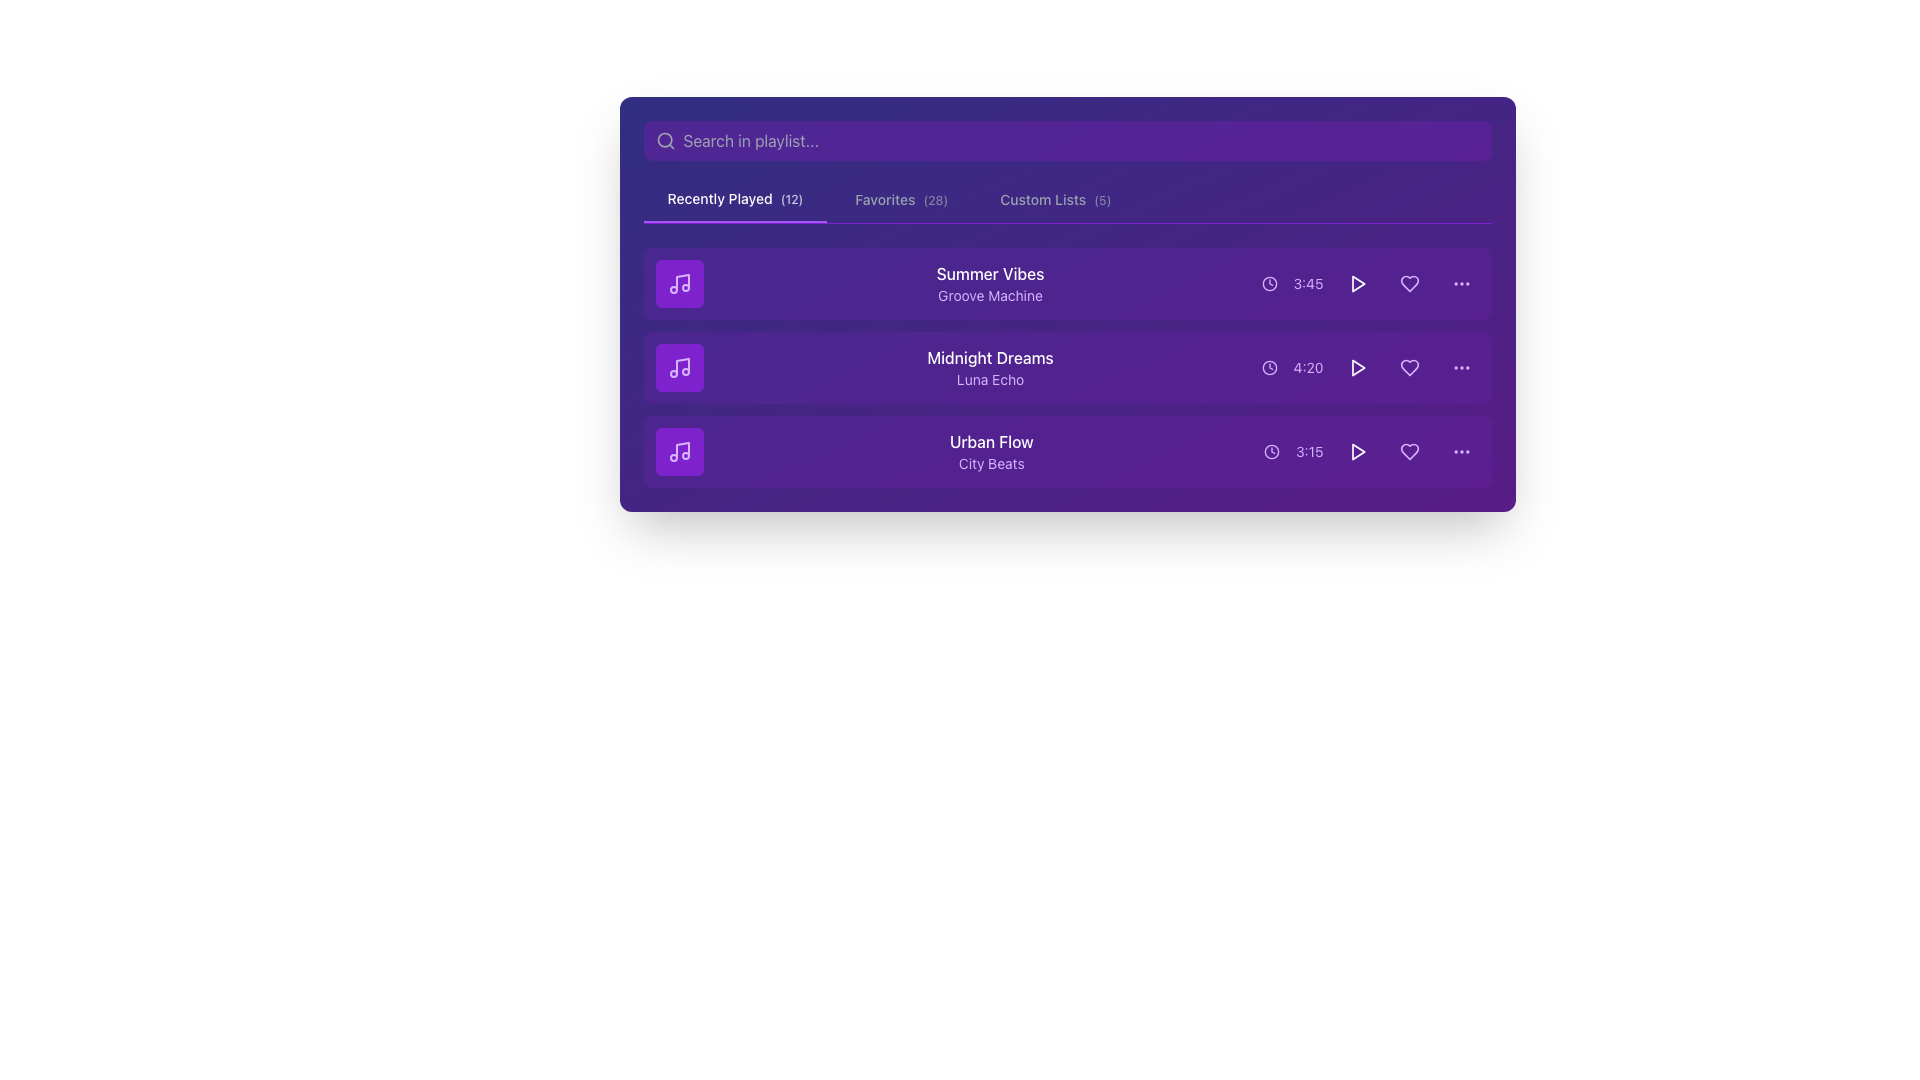 The image size is (1920, 1080). What do you see at coordinates (679, 451) in the screenshot?
I see `the audio track icon for 'Urban Flow City Beats' located in the 'Recently Played' section, which is the first element of the third list item` at bounding box center [679, 451].